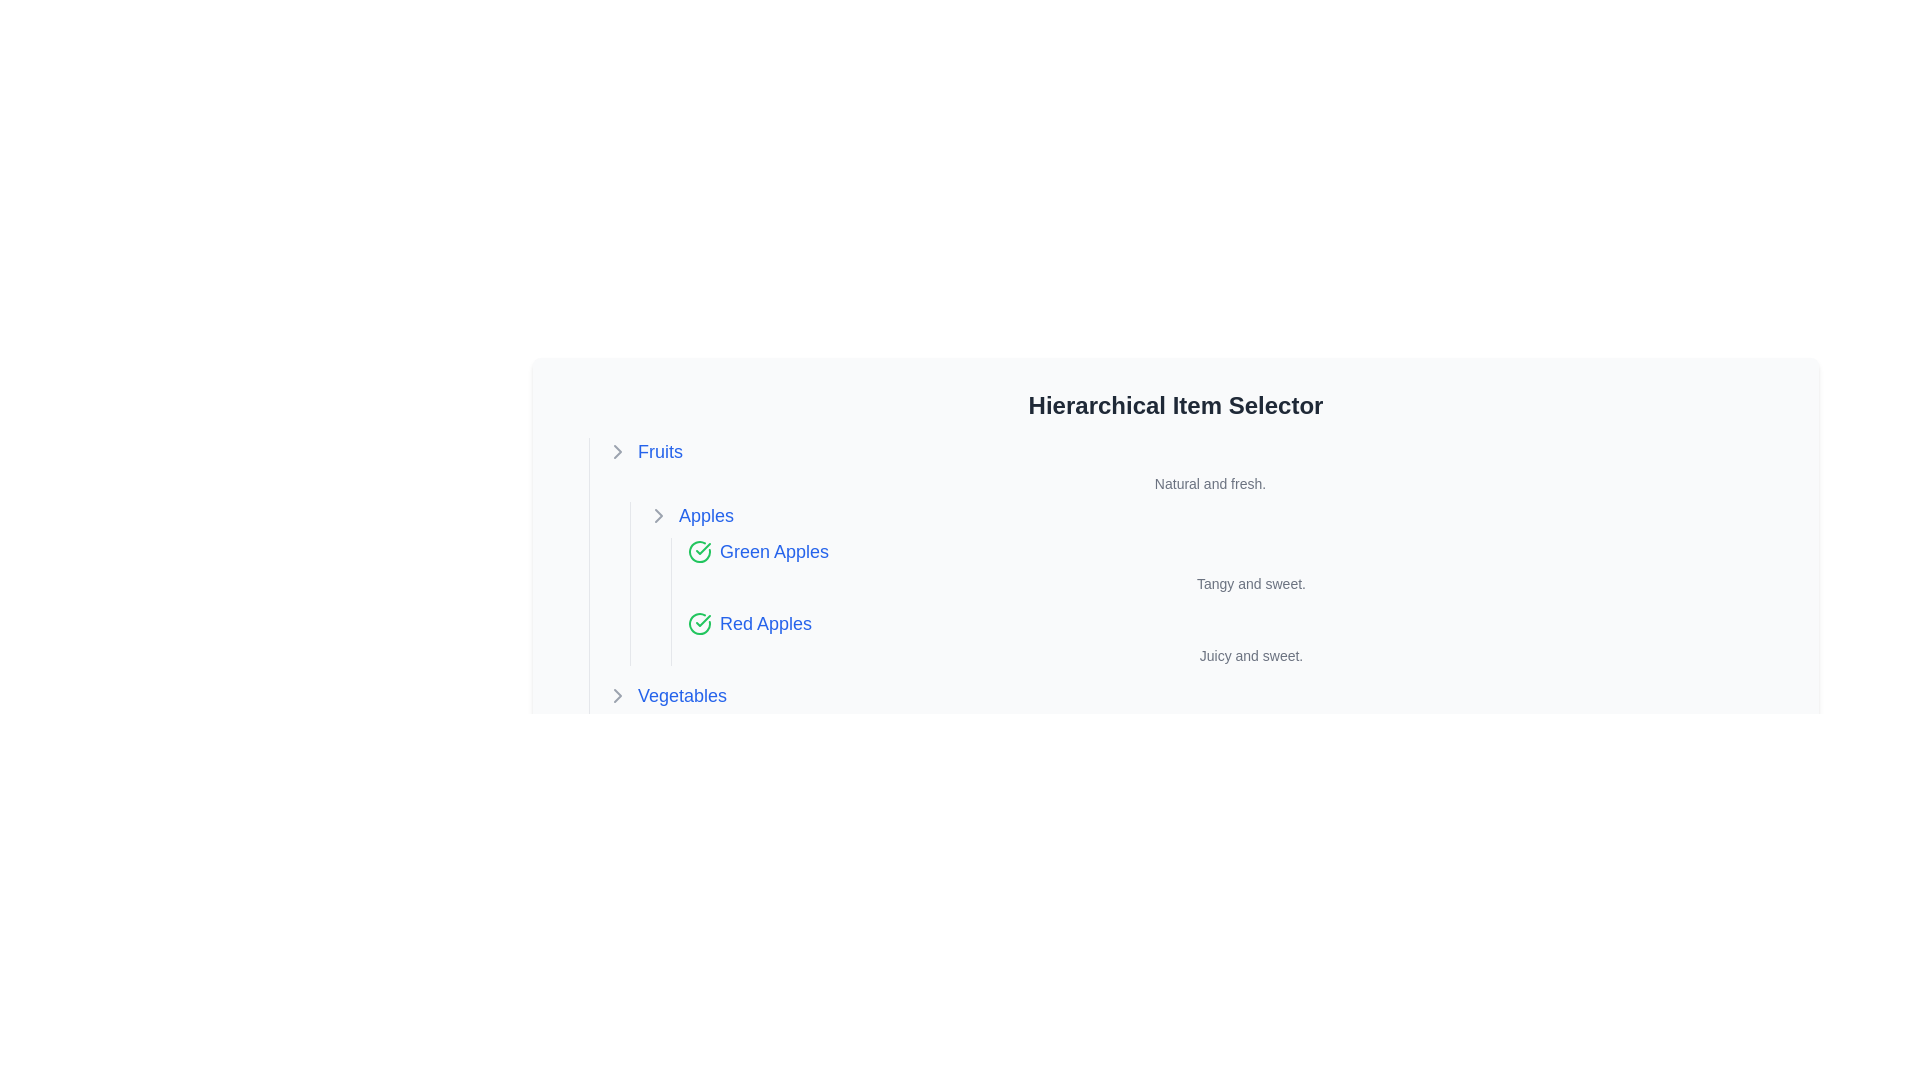 This screenshot has width=1920, height=1080. I want to click on the text label that provides a description of 'Red Apples', positioned directly below the label and aligned with other item descriptions in the interface, so click(1236, 655).